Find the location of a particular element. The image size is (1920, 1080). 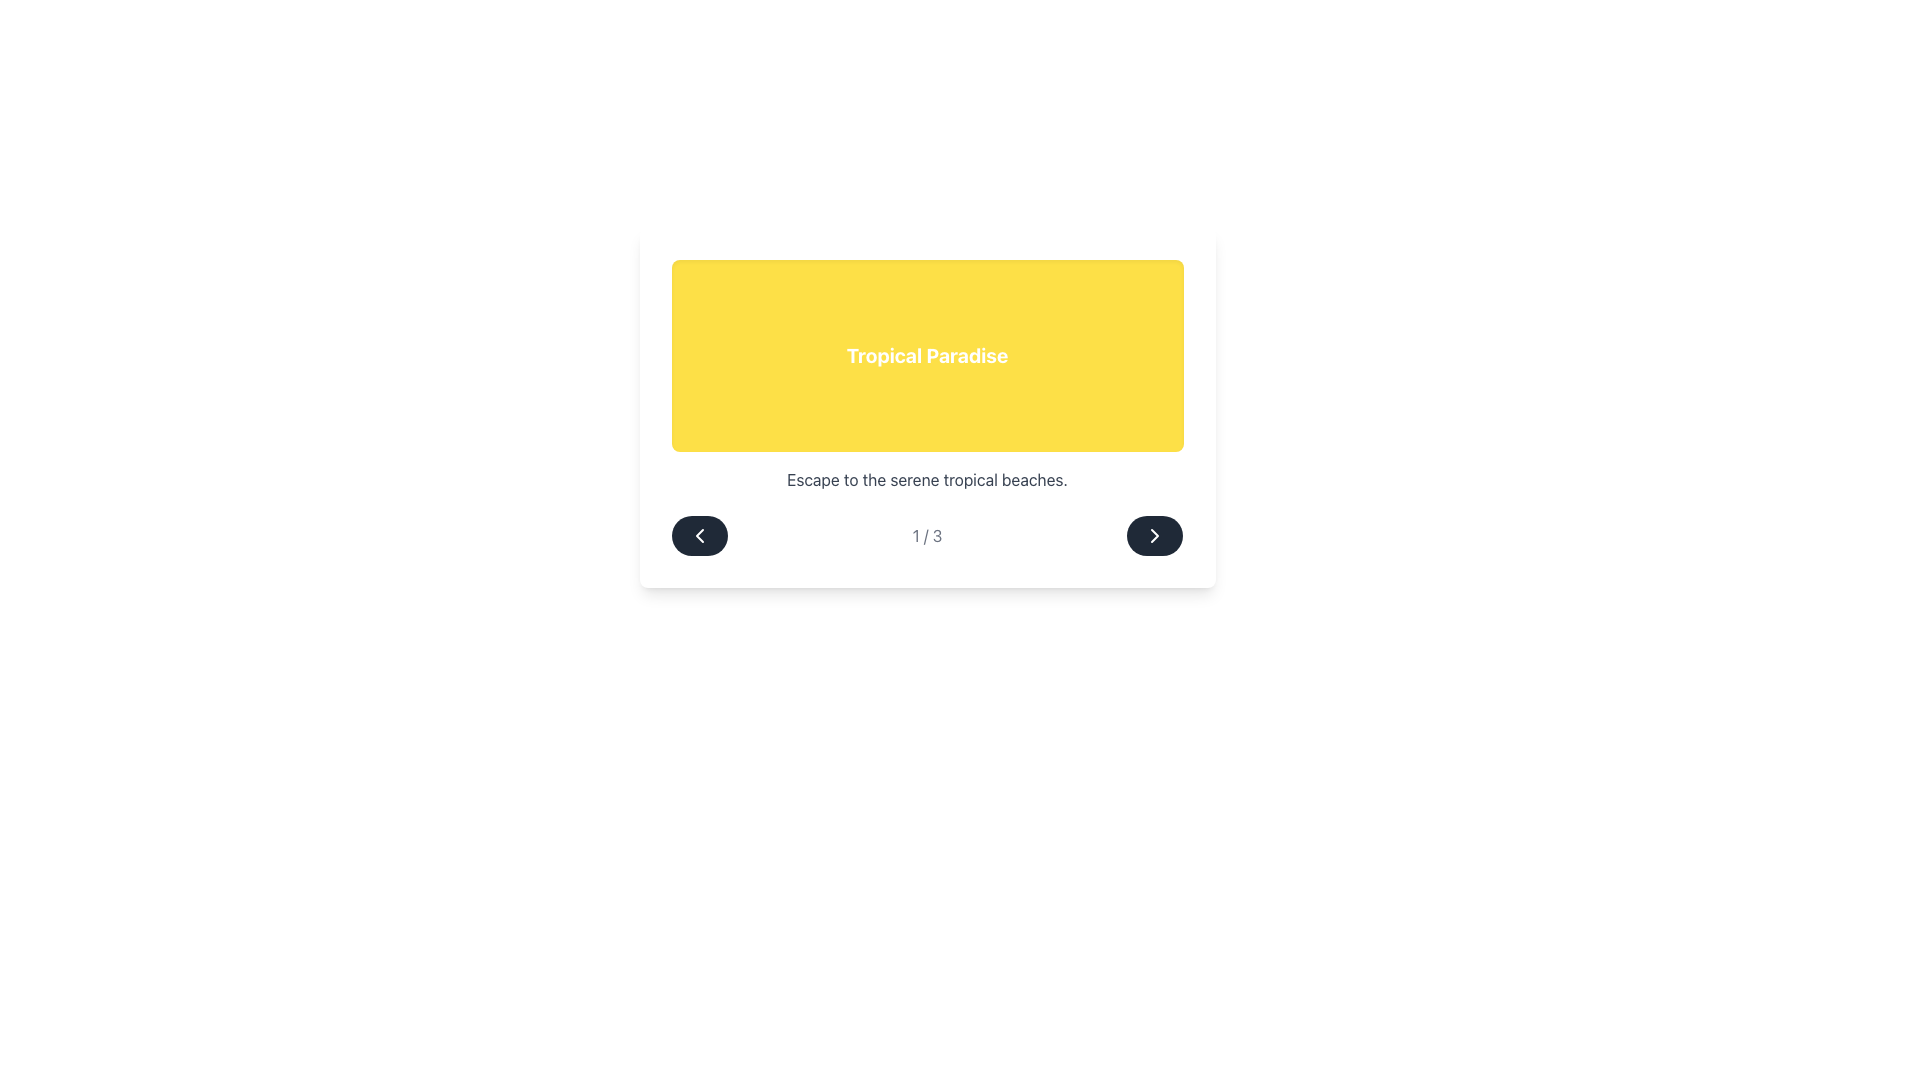

the arrow icon SVG element located inside the circular button at the bottom-right corner of the card component is located at coordinates (1155, 535).